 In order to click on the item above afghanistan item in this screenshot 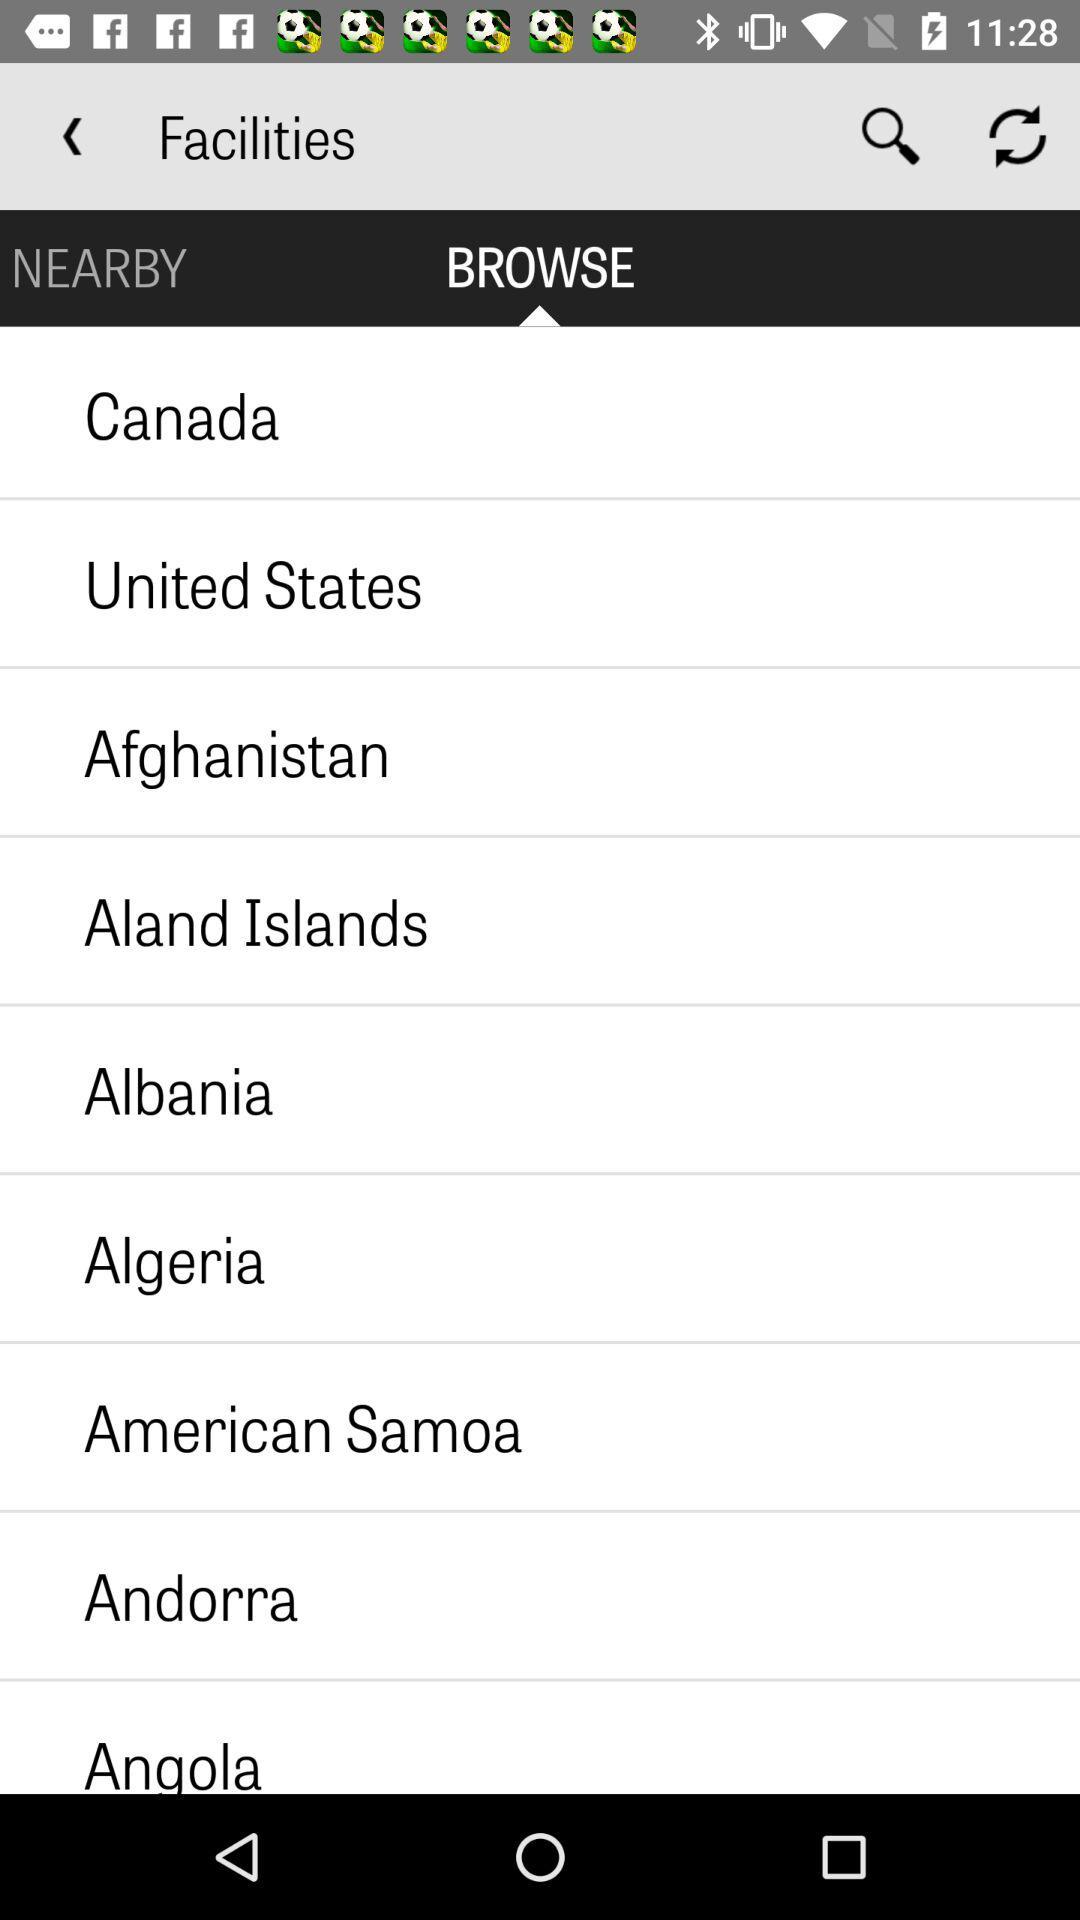, I will do `click(211, 582)`.